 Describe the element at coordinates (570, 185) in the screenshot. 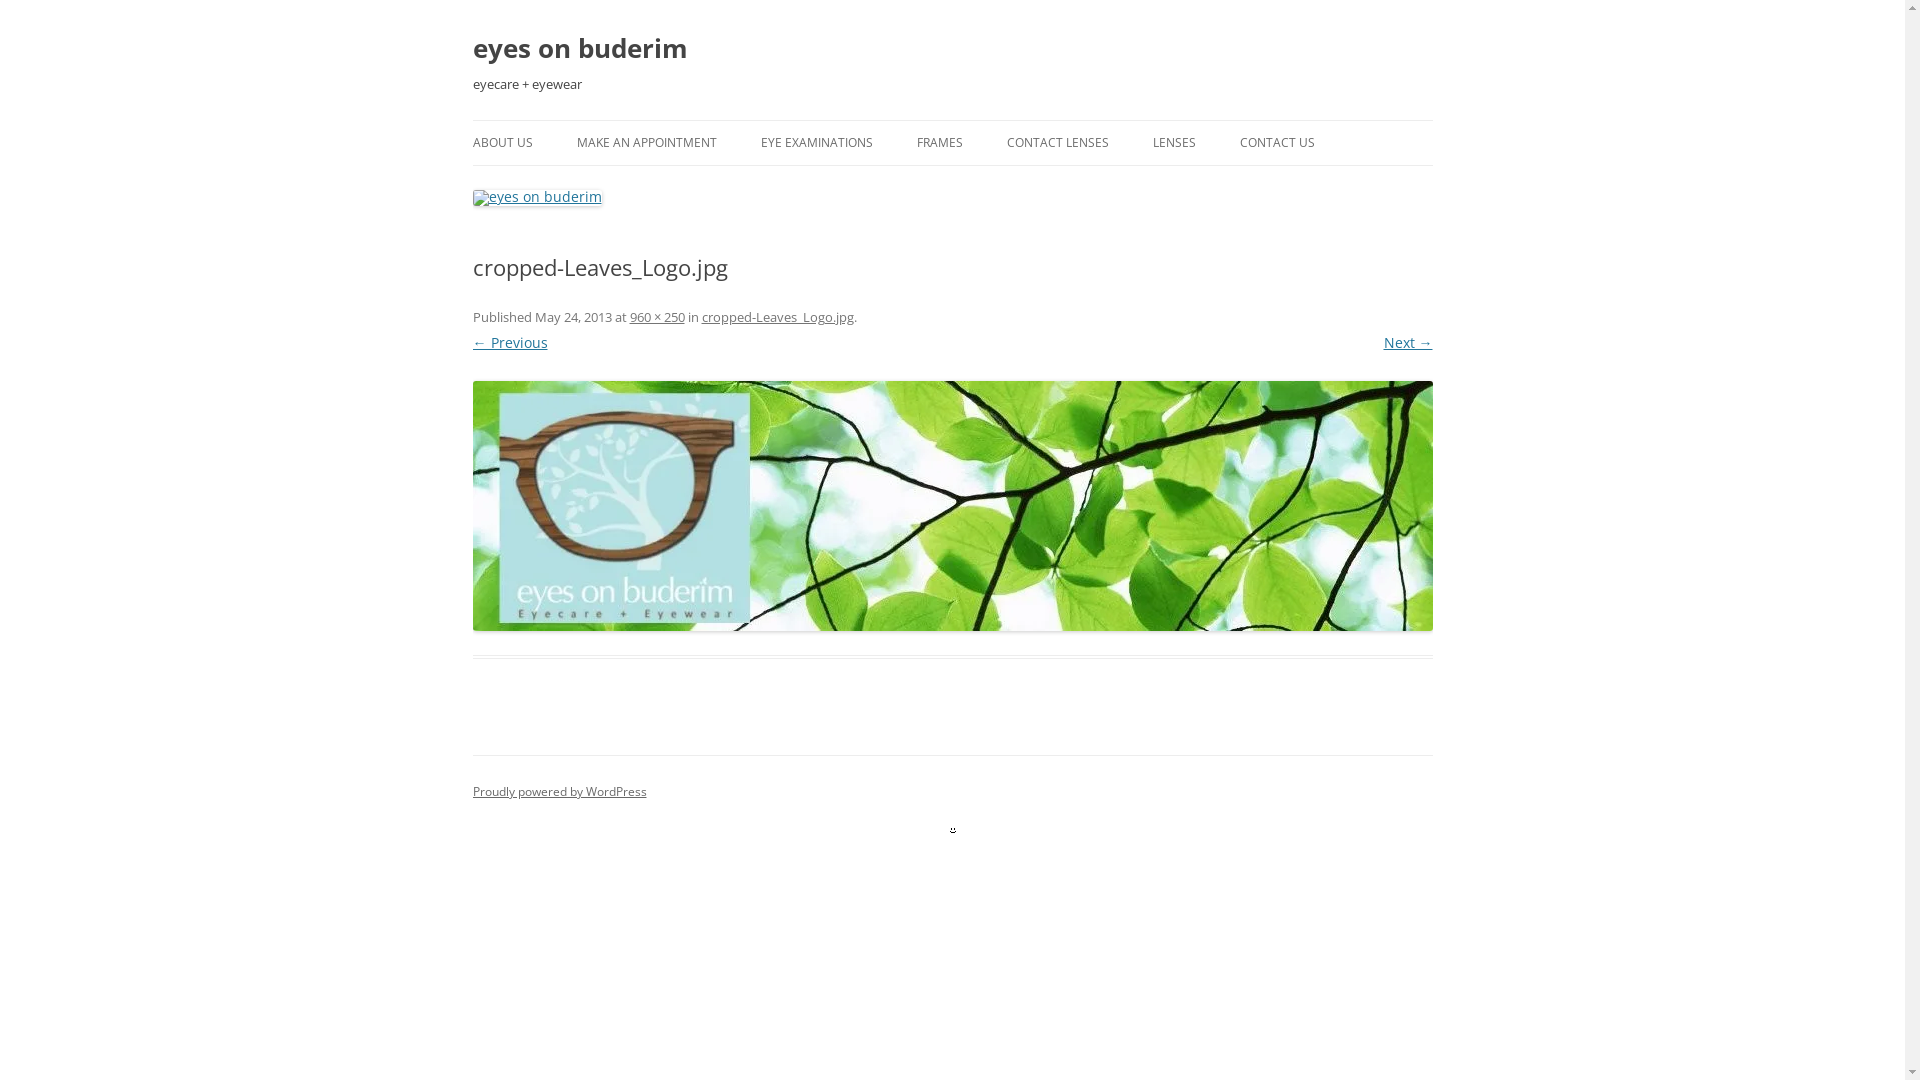

I see `'PAYMENT DETAILS'` at that location.